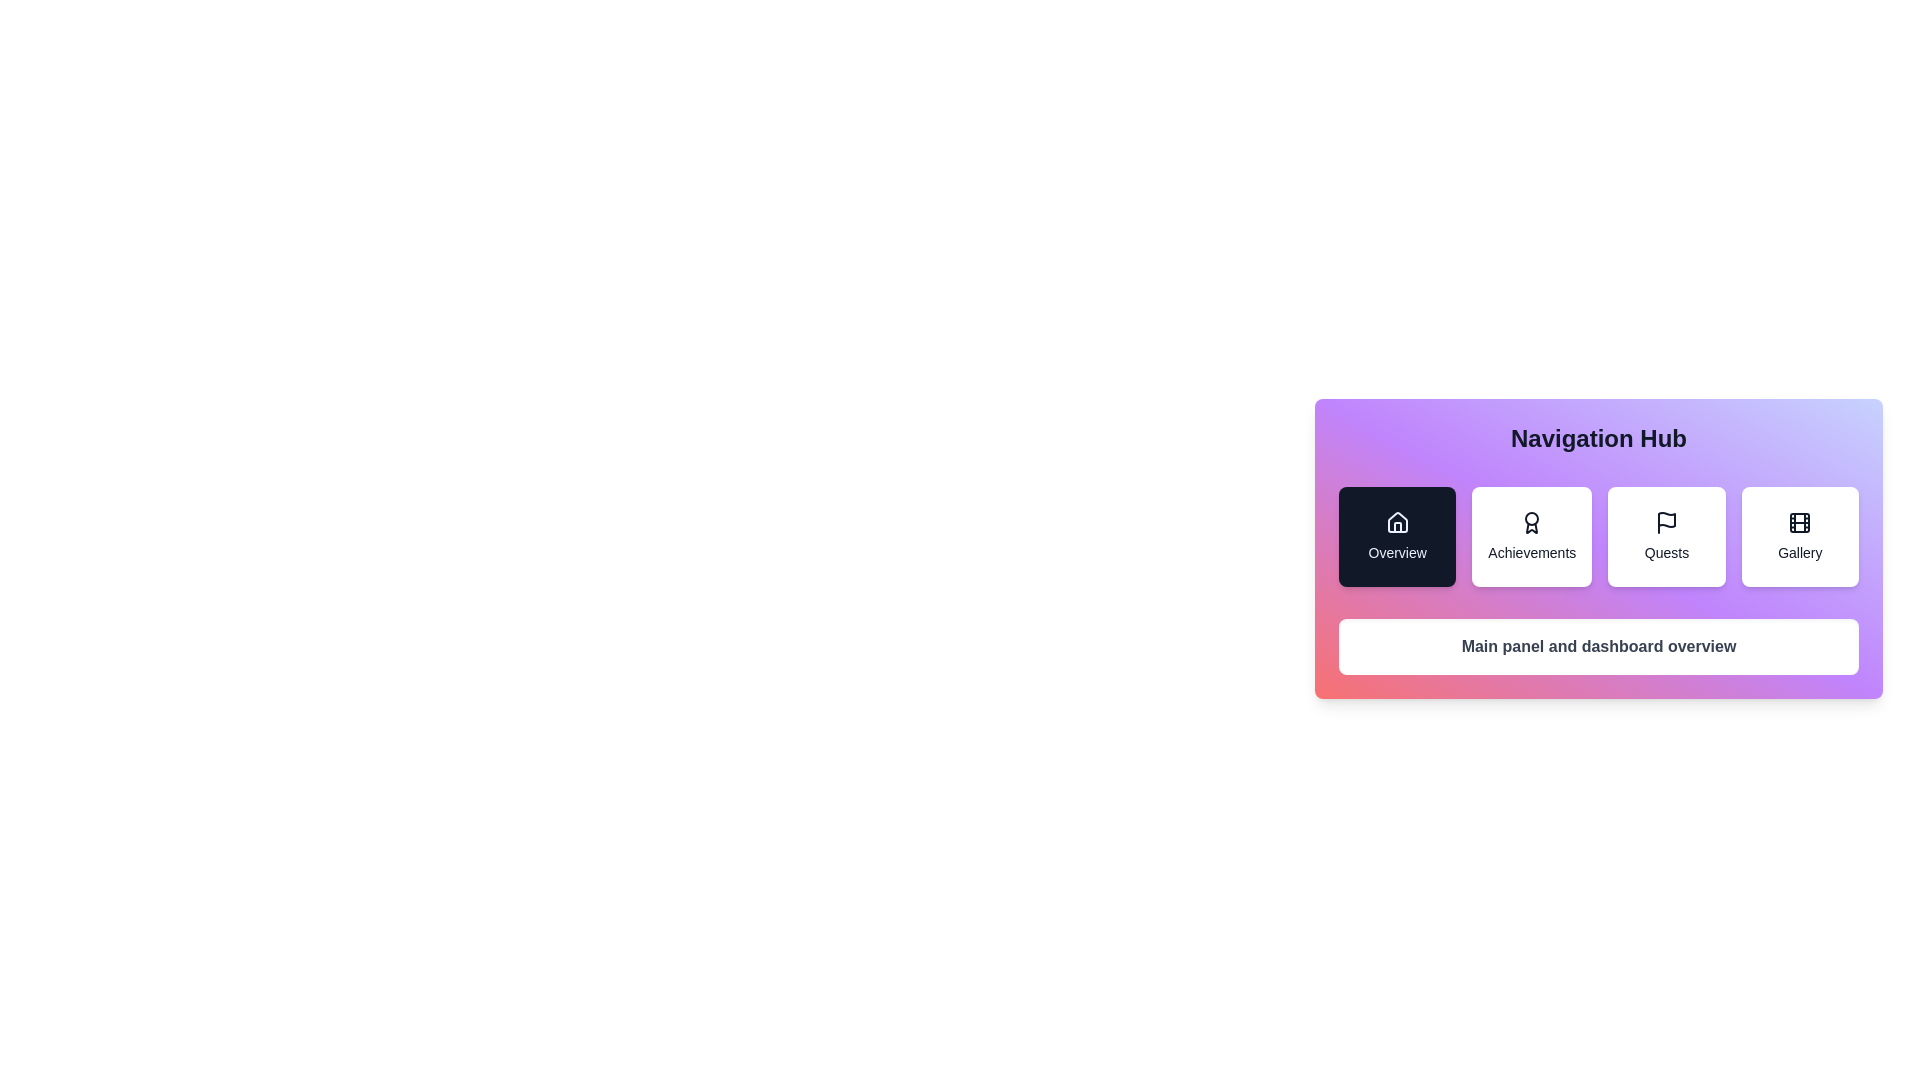 The height and width of the screenshot is (1080, 1920). Describe the element at coordinates (1597, 564) in the screenshot. I see `any button within the Navigation Panel titled 'Navigation Hub', which features a gradient background and includes buttons like 'Overview', 'Achievements', 'Quests', and 'Gallery'` at that location.